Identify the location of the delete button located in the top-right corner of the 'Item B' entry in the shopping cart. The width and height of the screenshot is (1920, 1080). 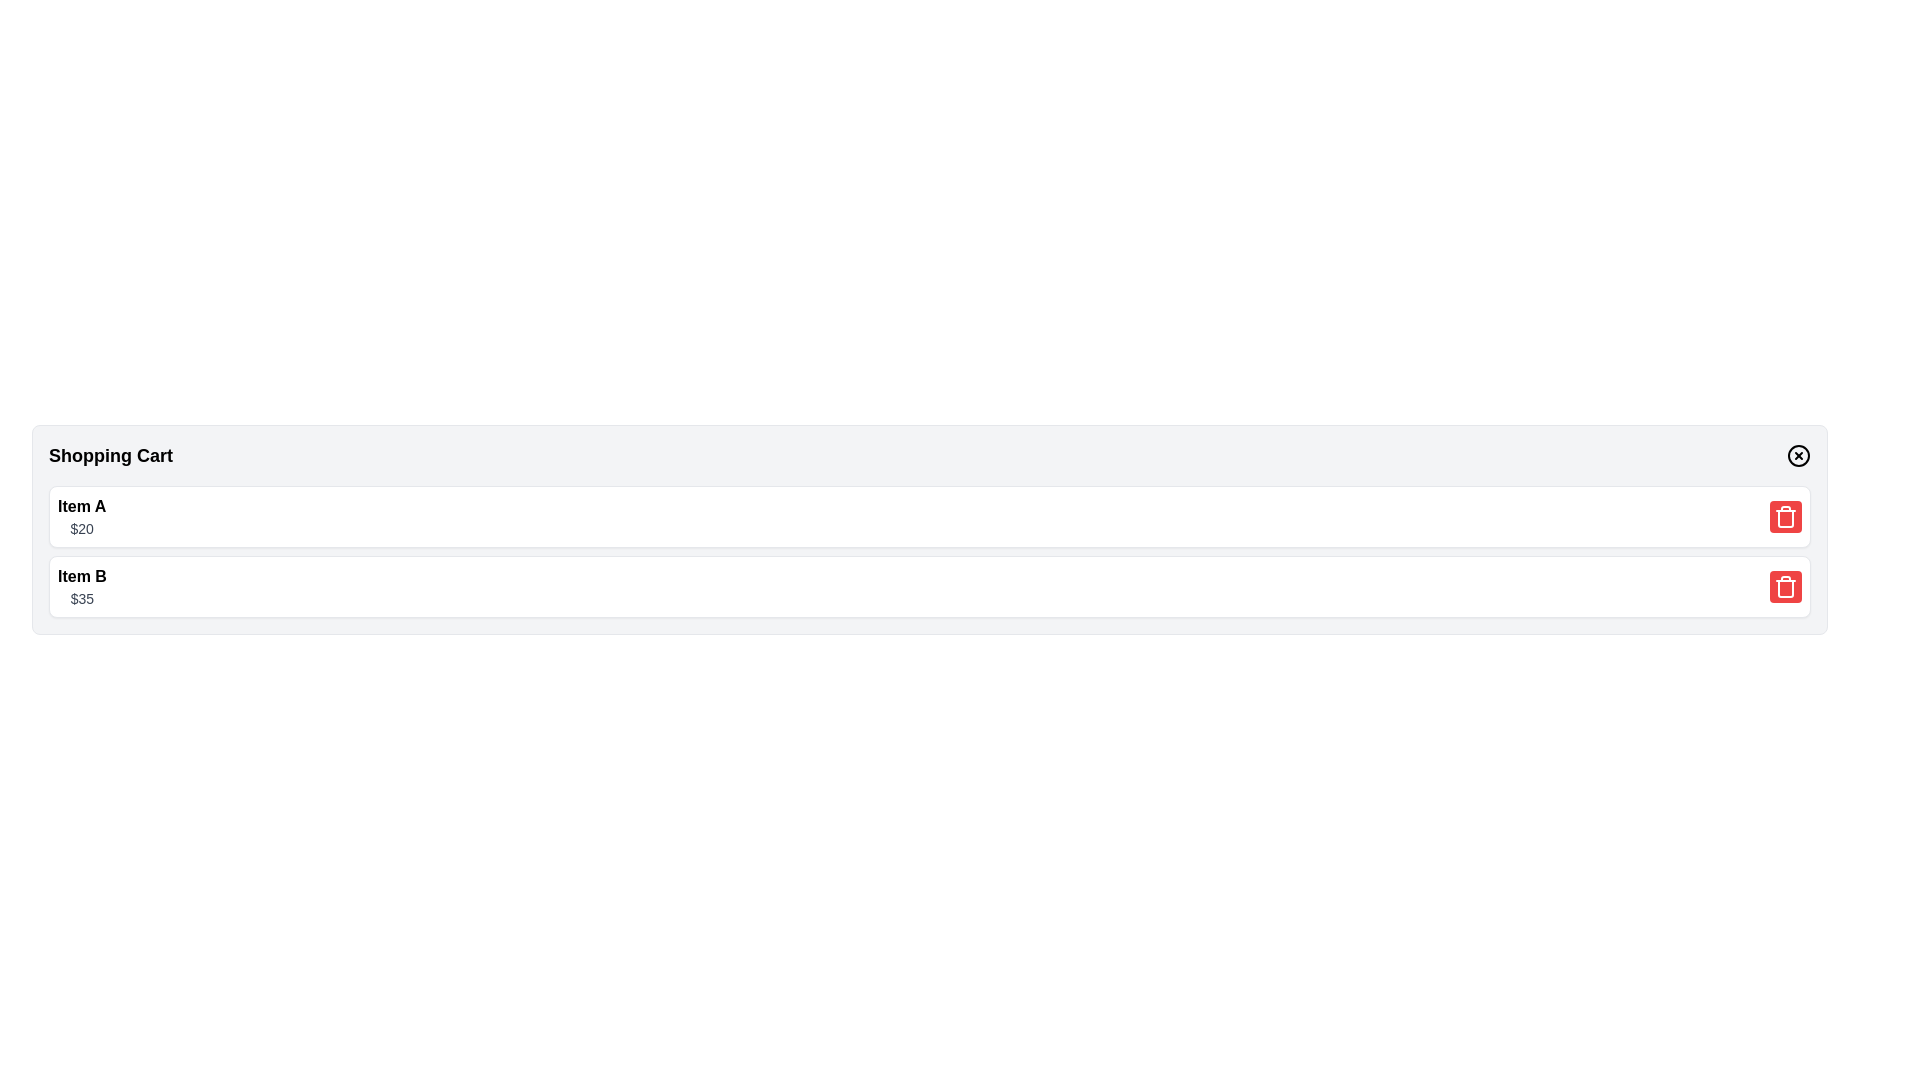
(1785, 585).